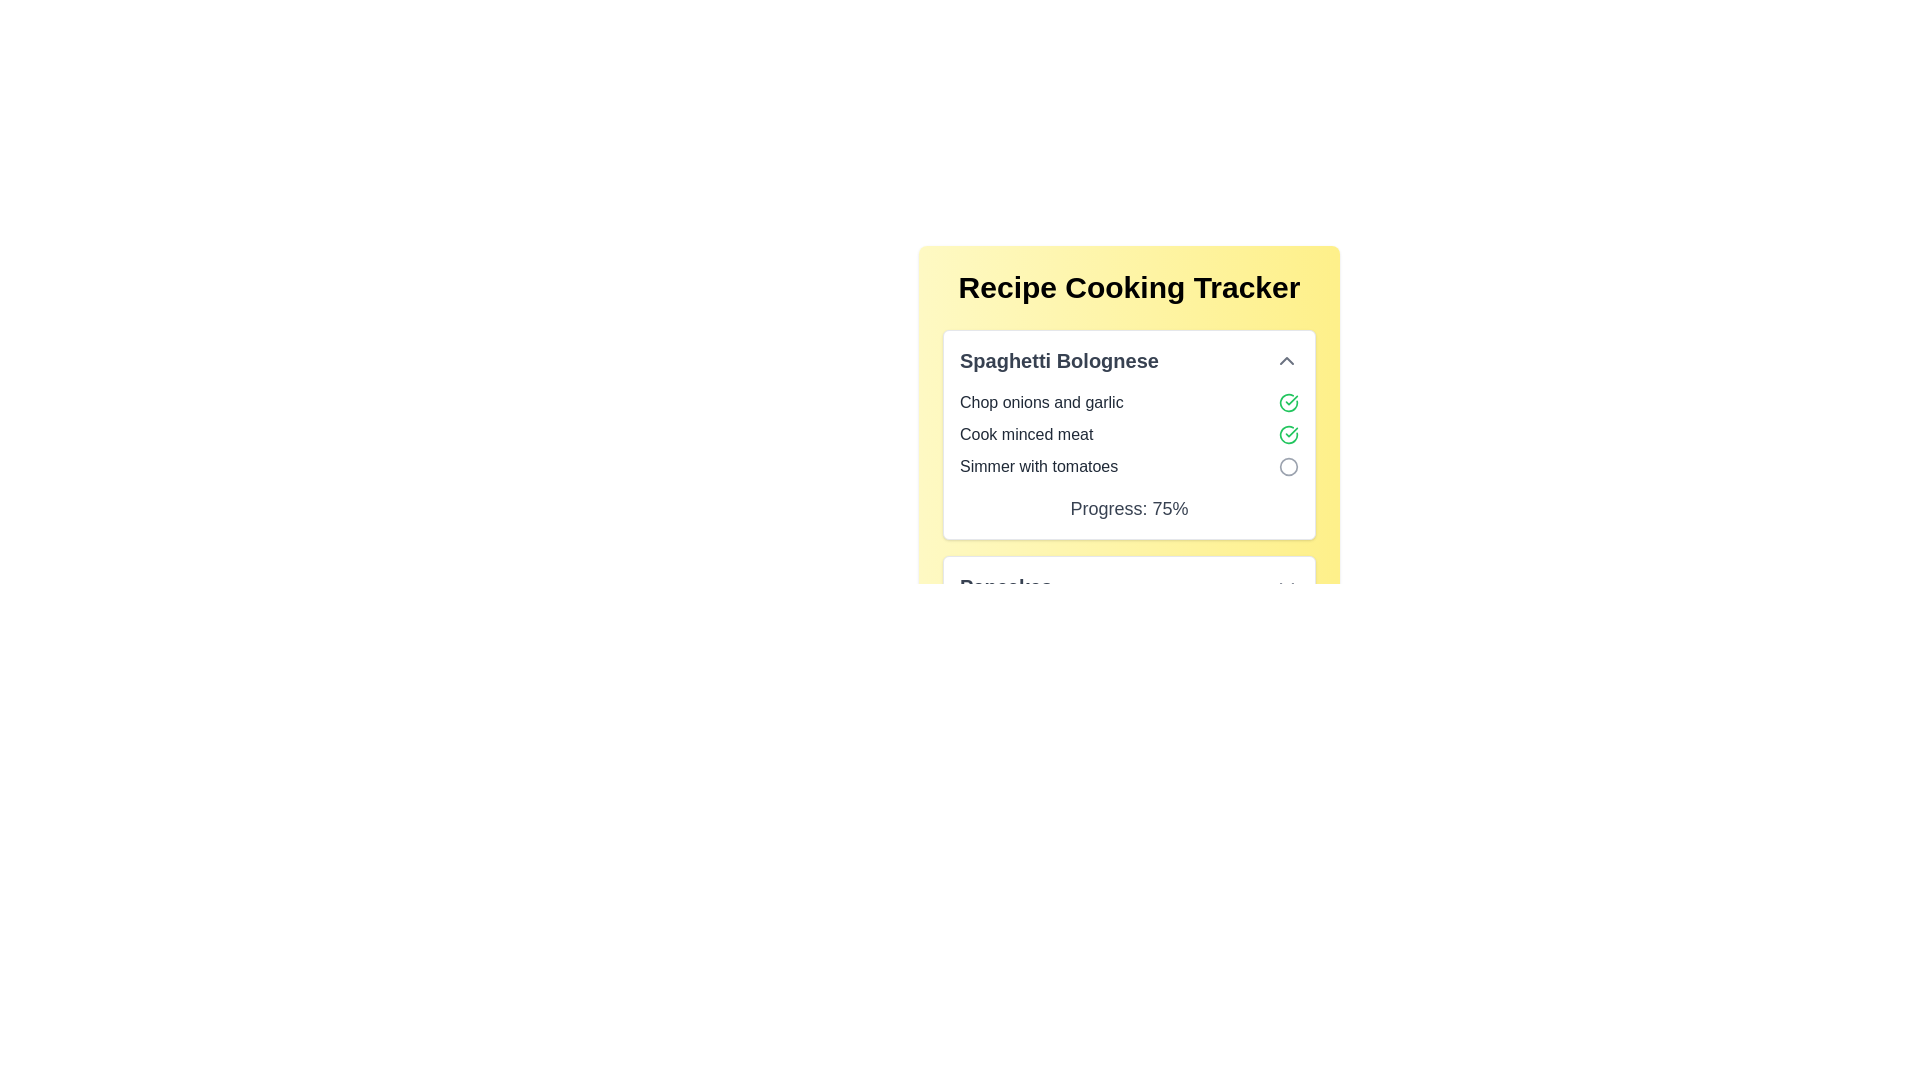 The width and height of the screenshot is (1920, 1080). I want to click on and understand the instructional text label for 'cooking minced meat' in the Spaghetti Bolognese cooking steps, which is the second item in the vertical list of steps, so click(1026, 434).